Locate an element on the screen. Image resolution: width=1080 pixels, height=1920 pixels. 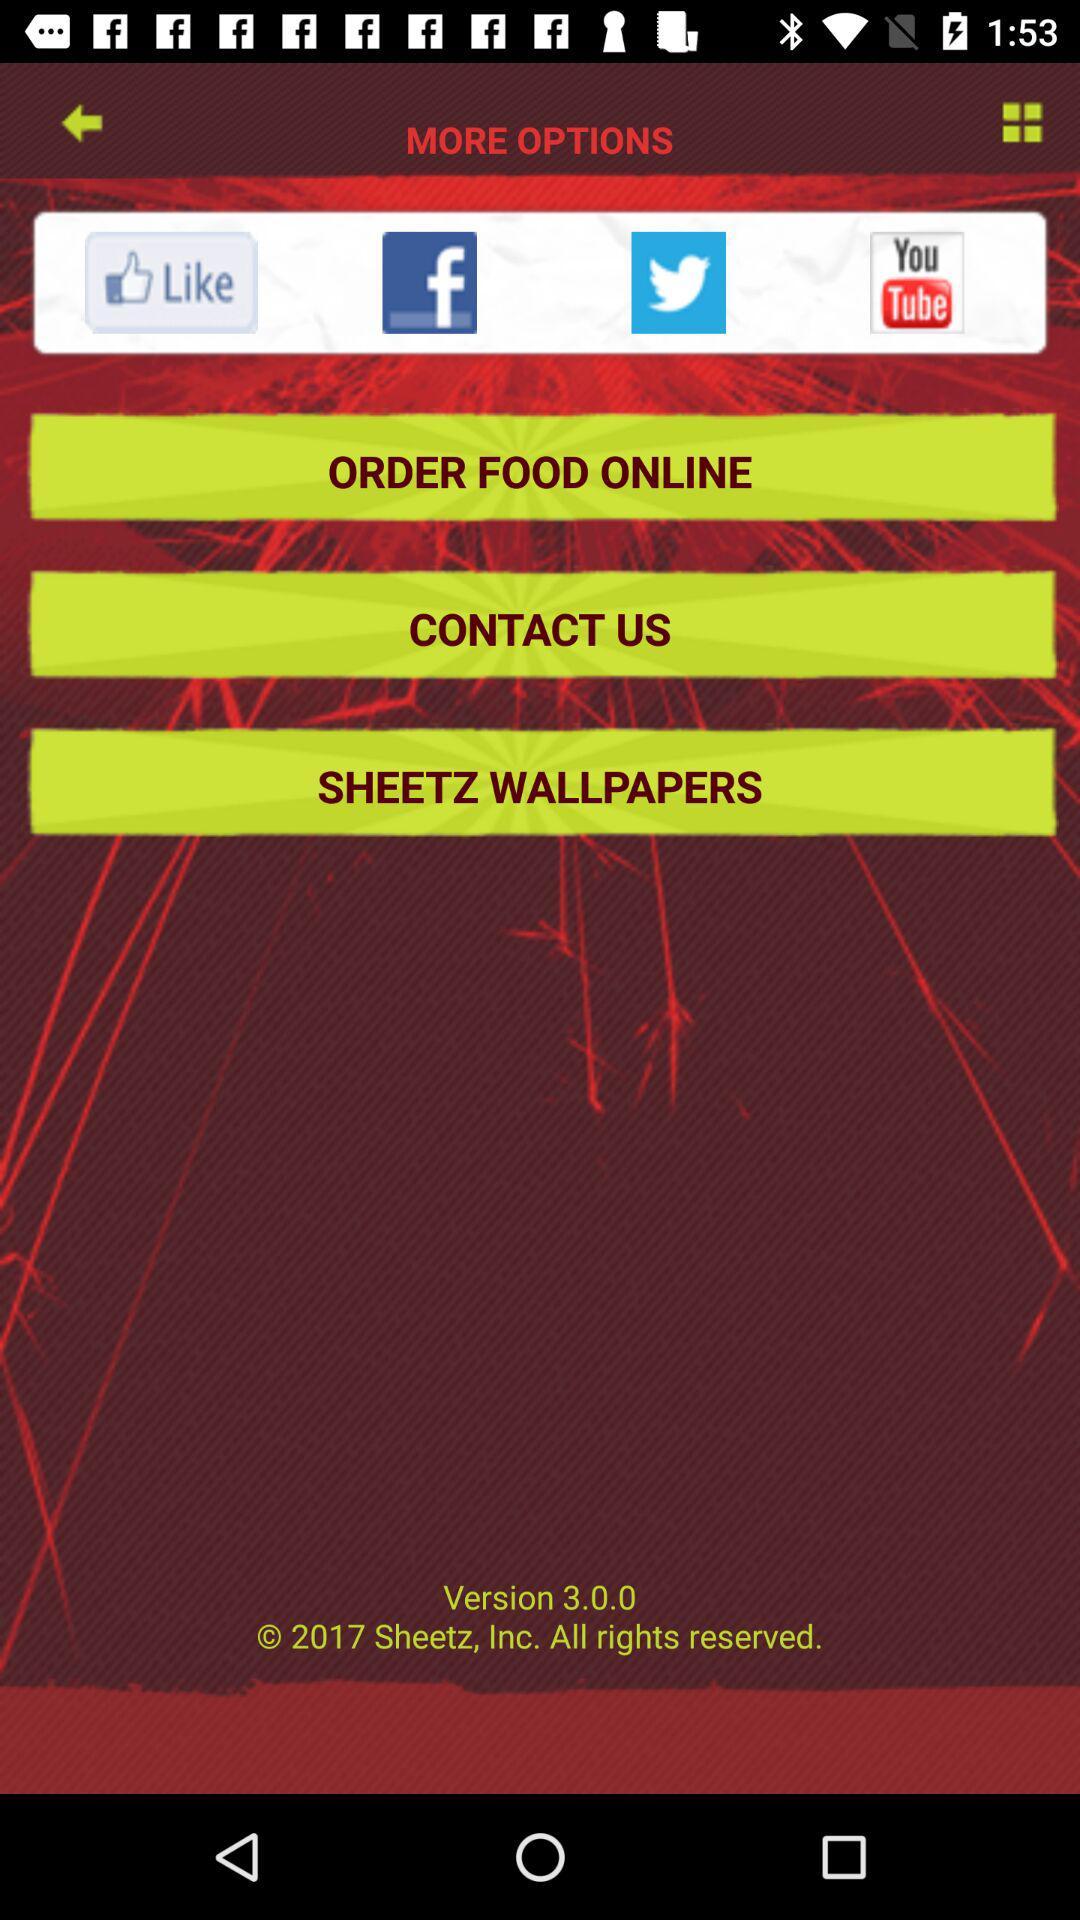
you tube is located at coordinates (917, 281).